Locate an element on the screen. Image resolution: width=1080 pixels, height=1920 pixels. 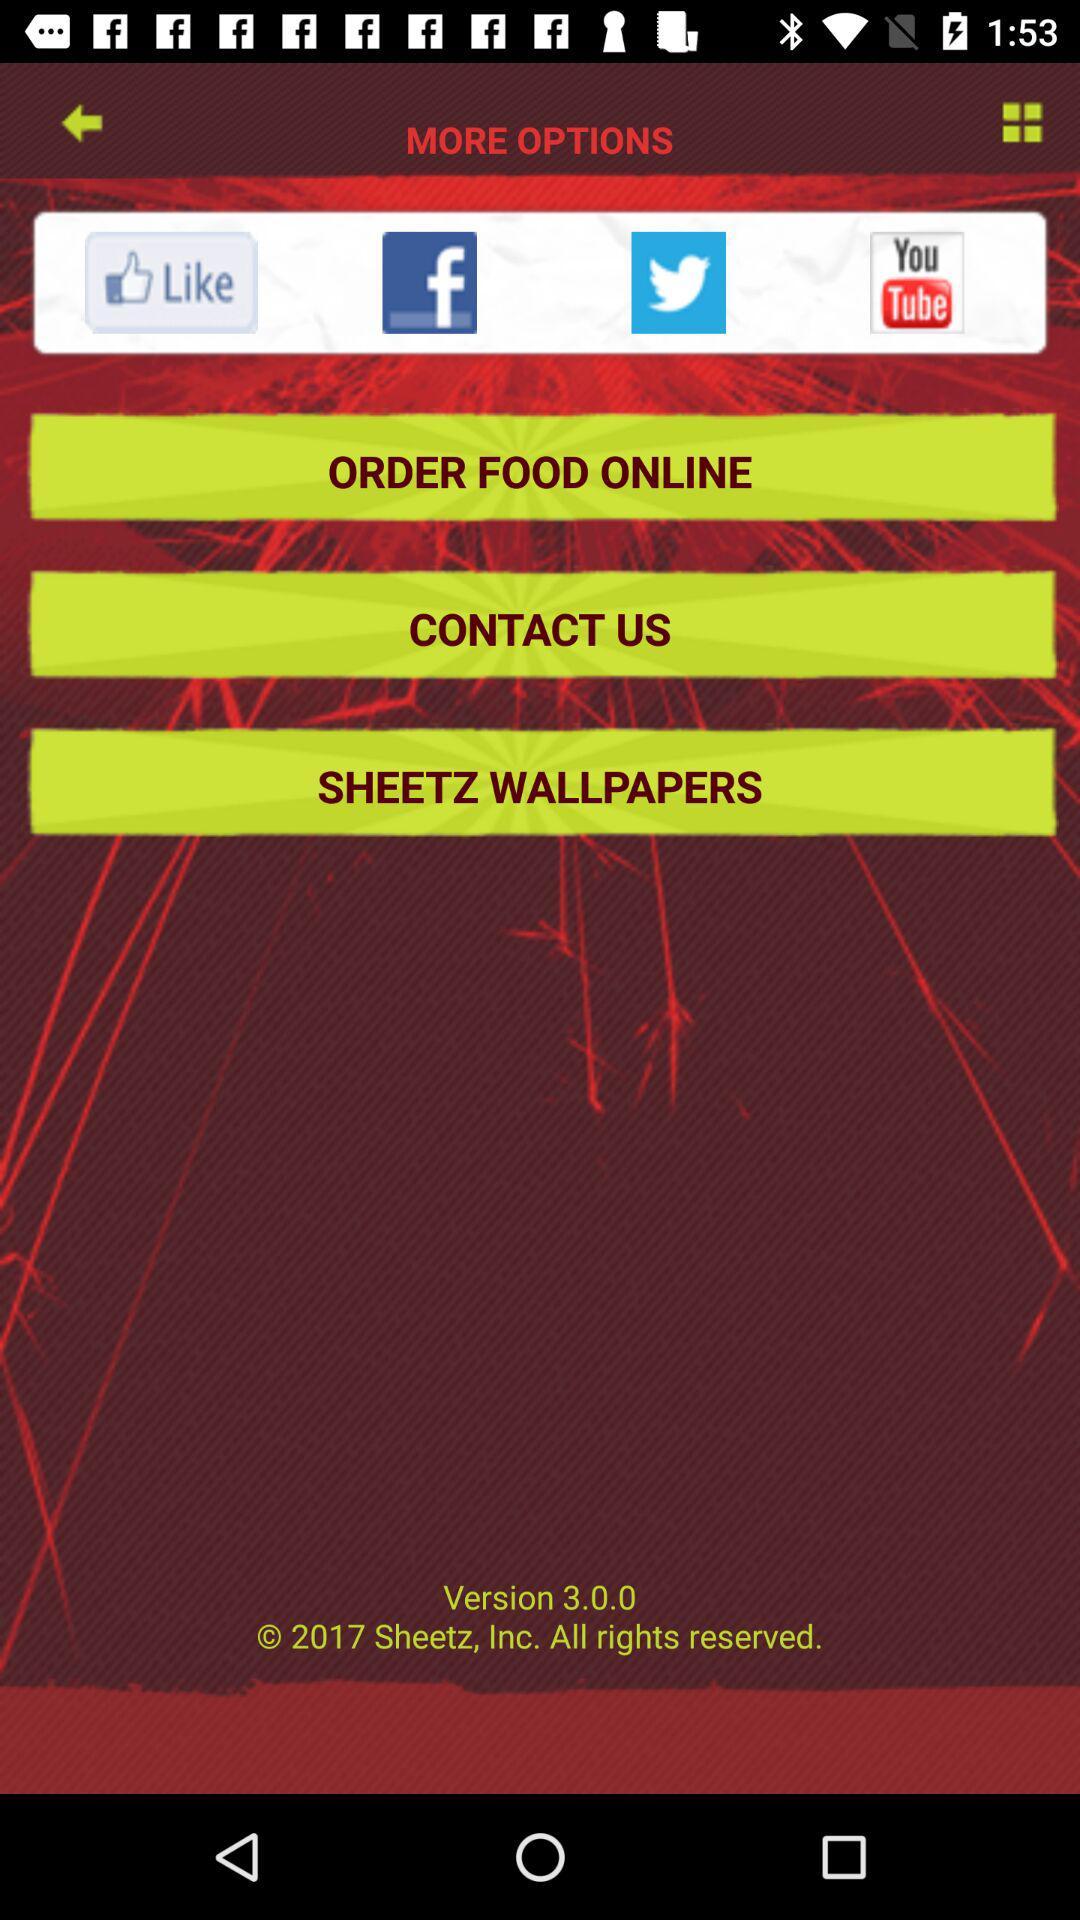
you tube is located at coordinates (917, 281).